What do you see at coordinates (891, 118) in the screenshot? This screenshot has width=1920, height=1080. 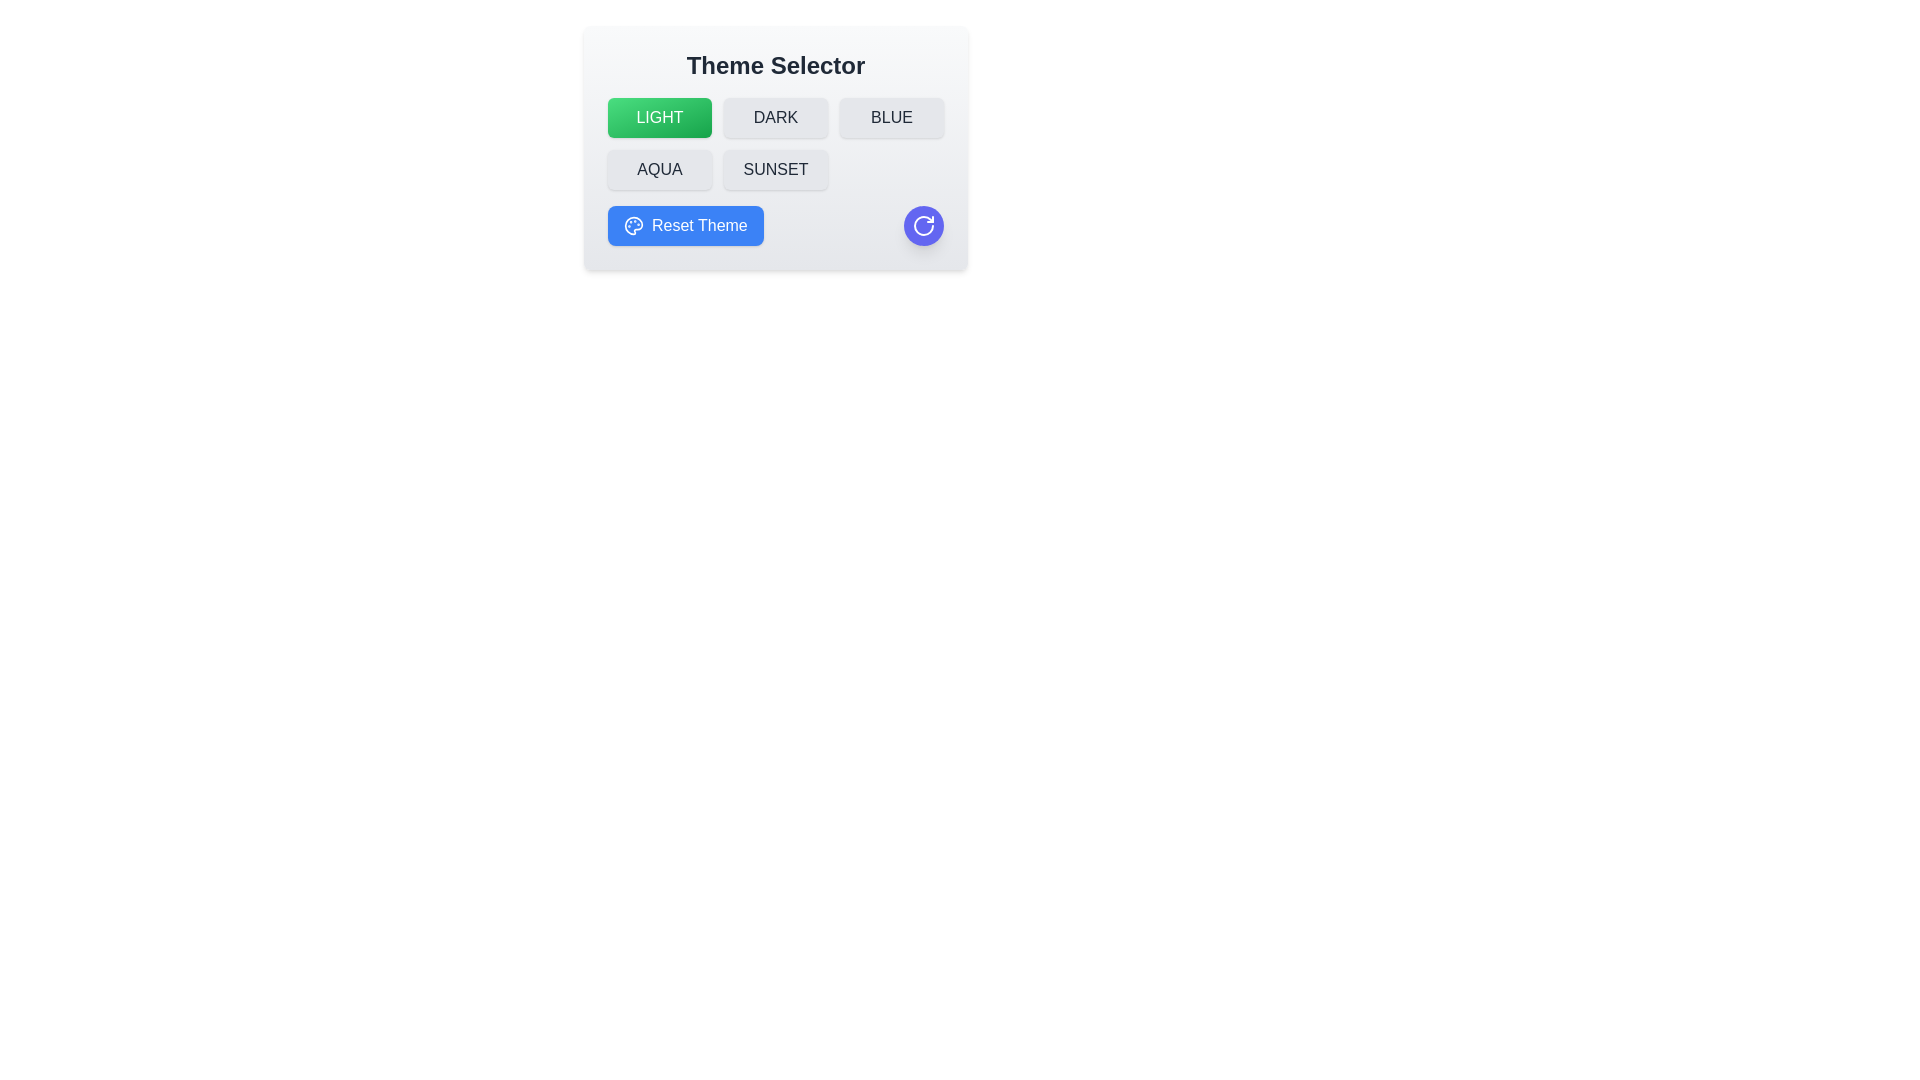 I see `the theme button corresponding to BLUE` at bounding box center [891, 118].